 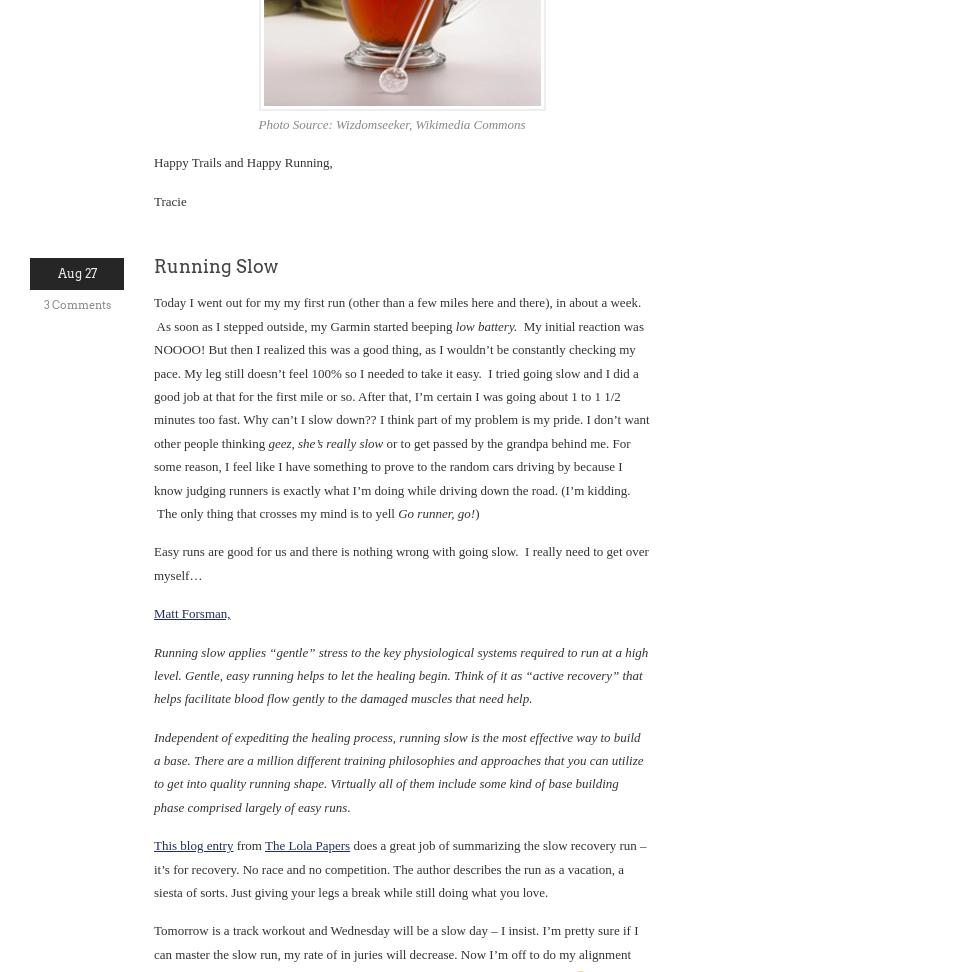 I want to click on 'Easy runs are good for us and there is nothing wrong with going slow.  I really need to get over myself…', so click(x=399, y=561).